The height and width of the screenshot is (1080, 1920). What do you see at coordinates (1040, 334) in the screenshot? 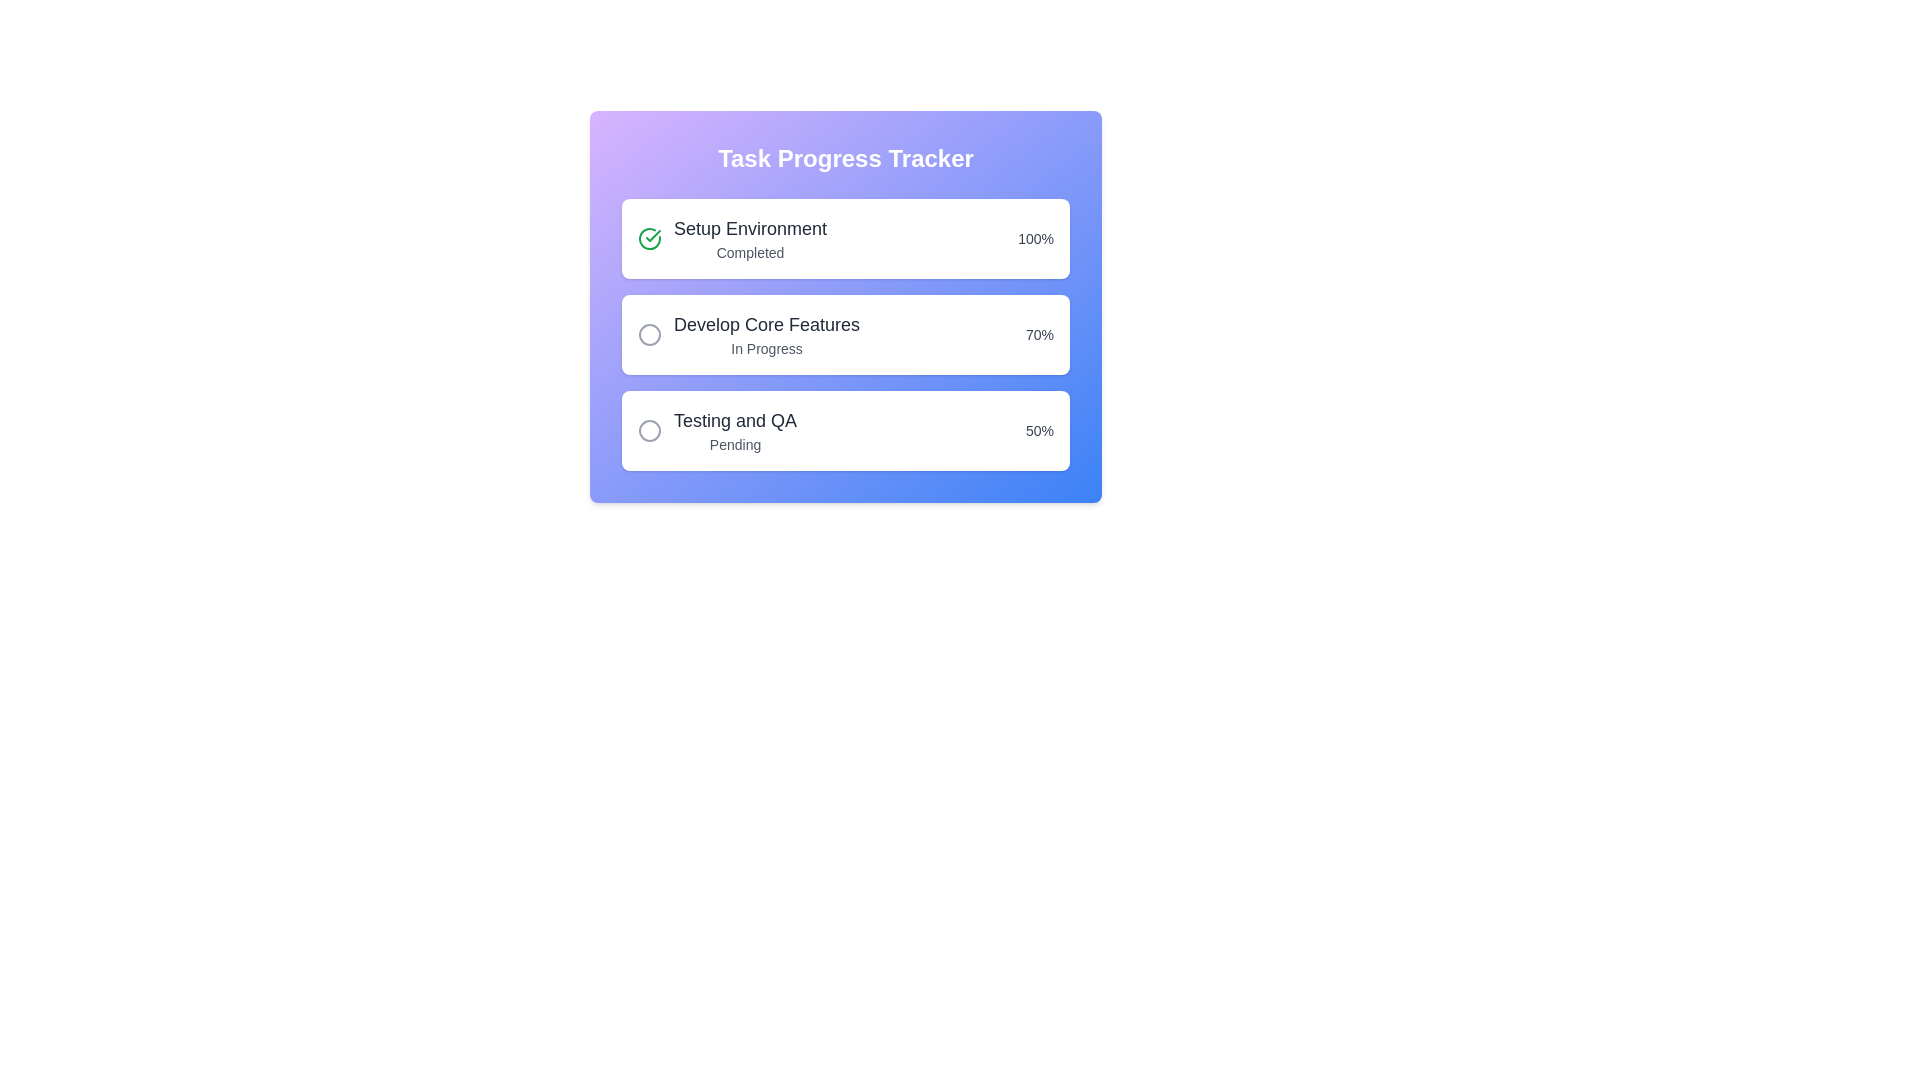
I see `progress percentage displayed as '70%' in medium gray color within the card labeled 'Develop Core Features', which is the second progress indicator from the top` at bounding box center [1040, 334].